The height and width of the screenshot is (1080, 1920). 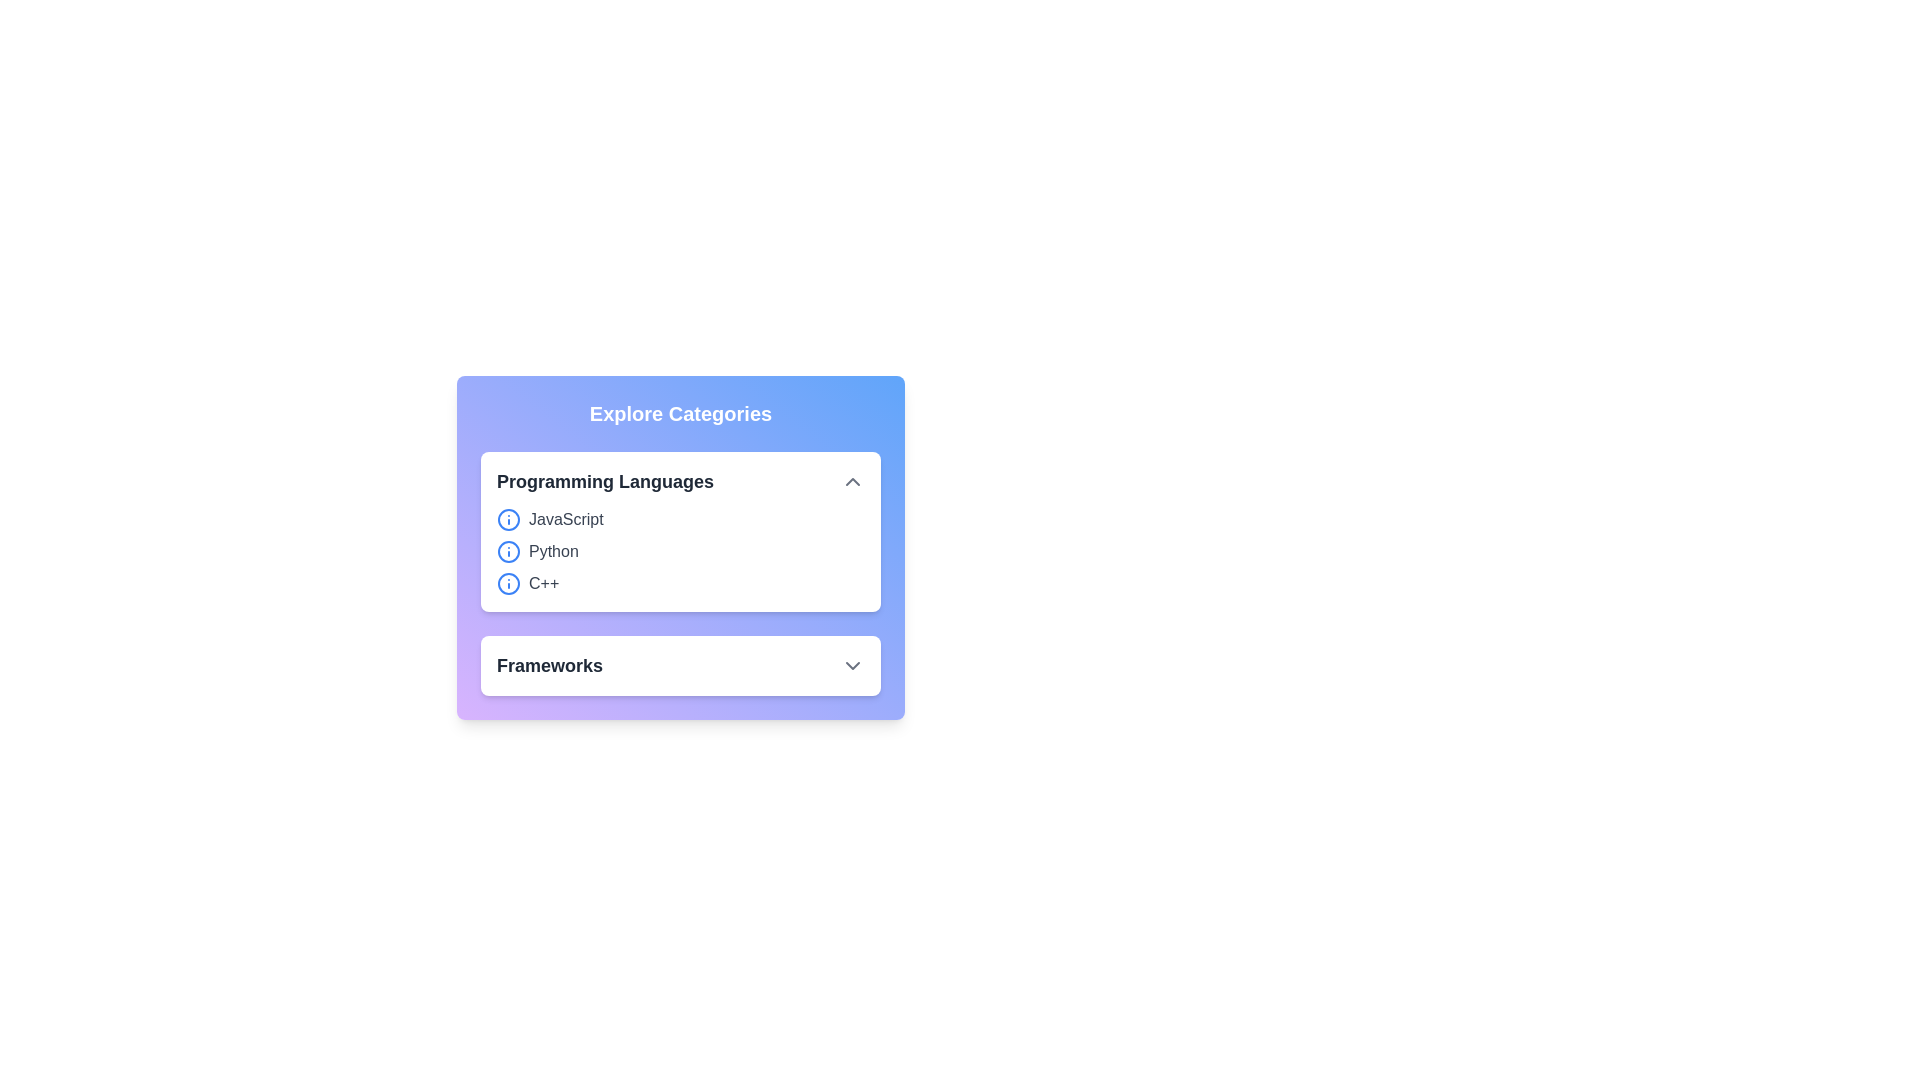 What do you see at coordinates (508, 519) in the screenshot?
I see `the info icon next to JavaScript to inspect the item` at bounding box center [508, 519].